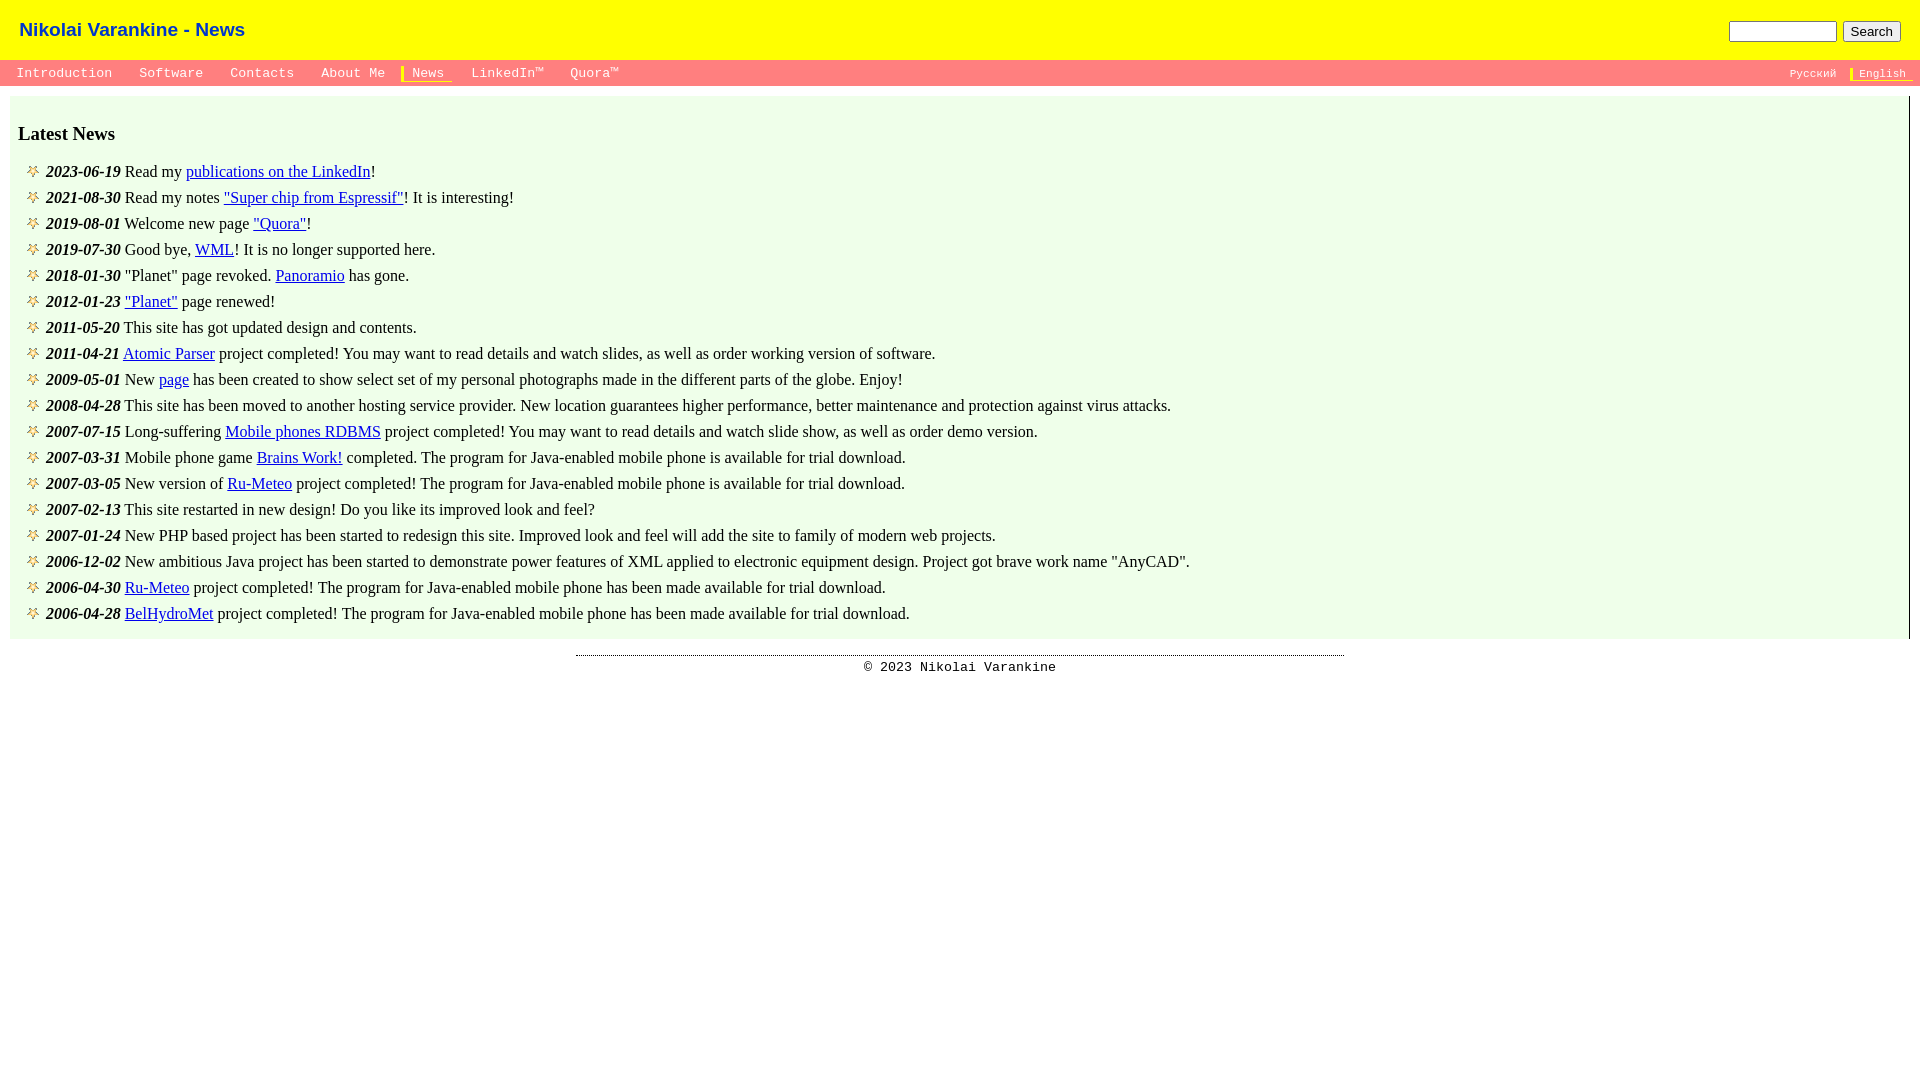 The width and height of the screenshot is (1920, 1080). Describe the element at coordinates (301, 430) in the screenshot. I see `'Mobile phones RDBMS'` at that location.